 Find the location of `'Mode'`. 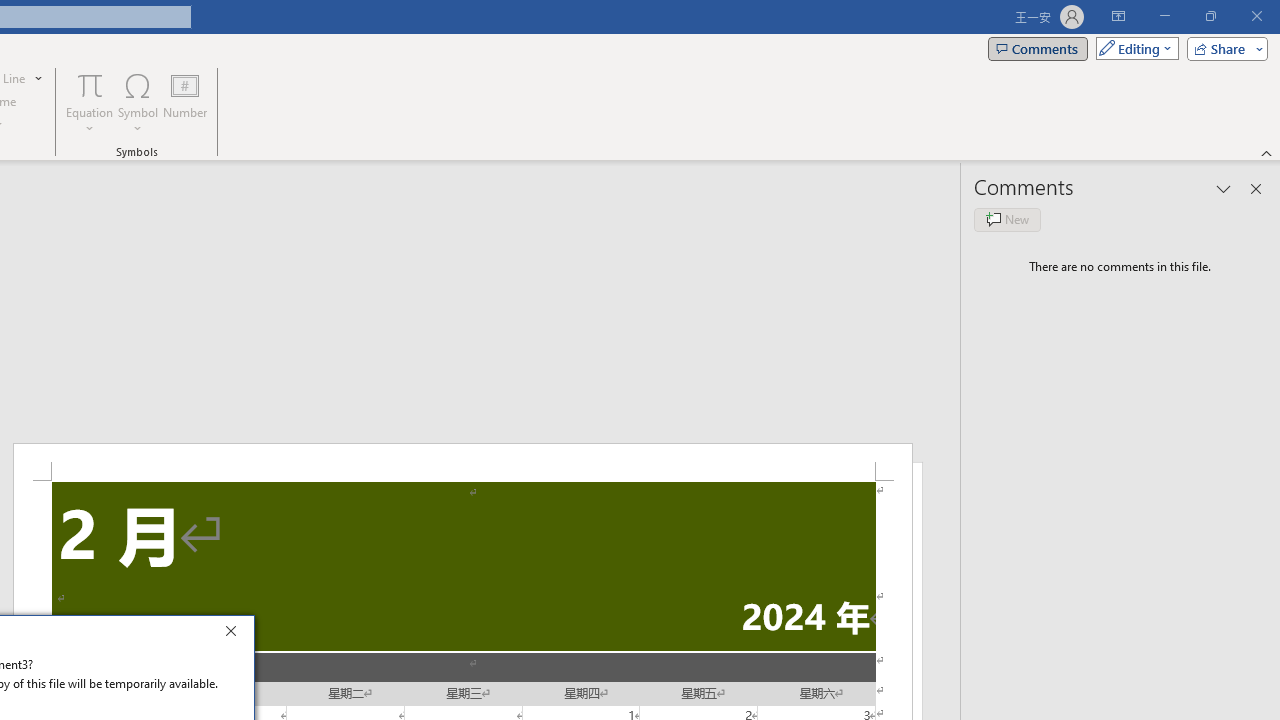

'Mode' is located at coordinates (1133, 47).